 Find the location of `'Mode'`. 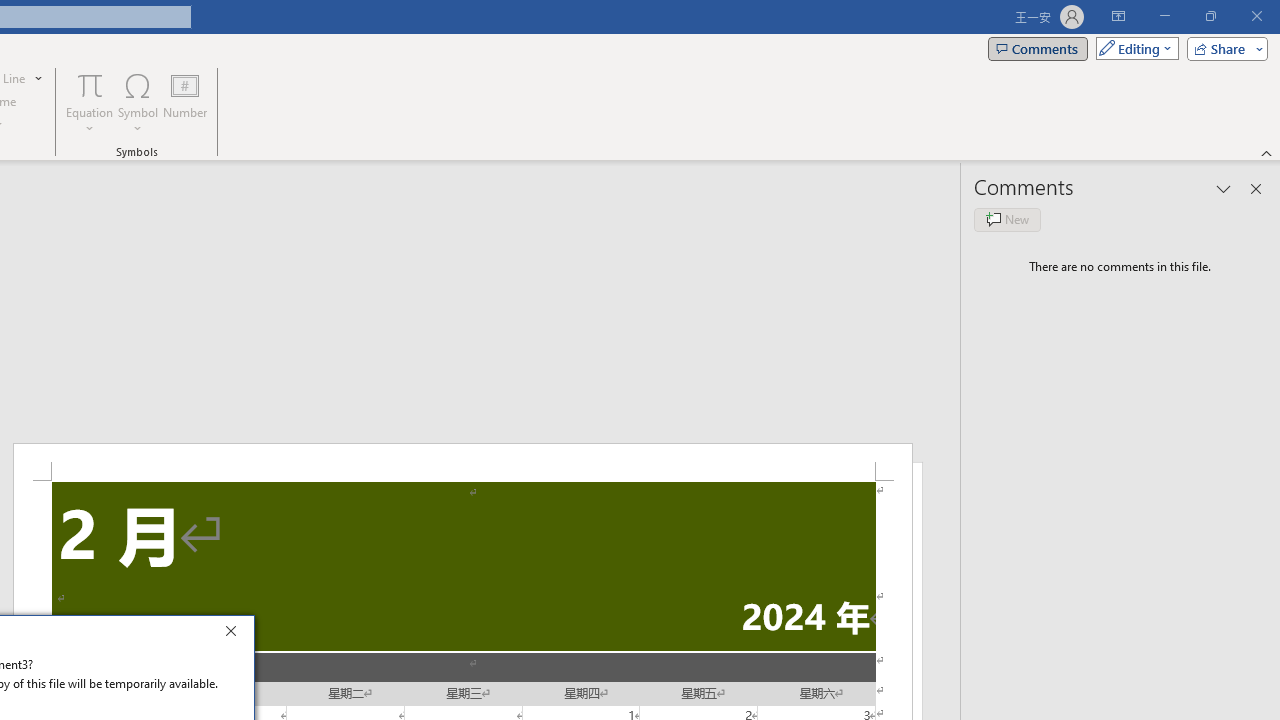

'Mode' is located at coordinates (1133, 47).